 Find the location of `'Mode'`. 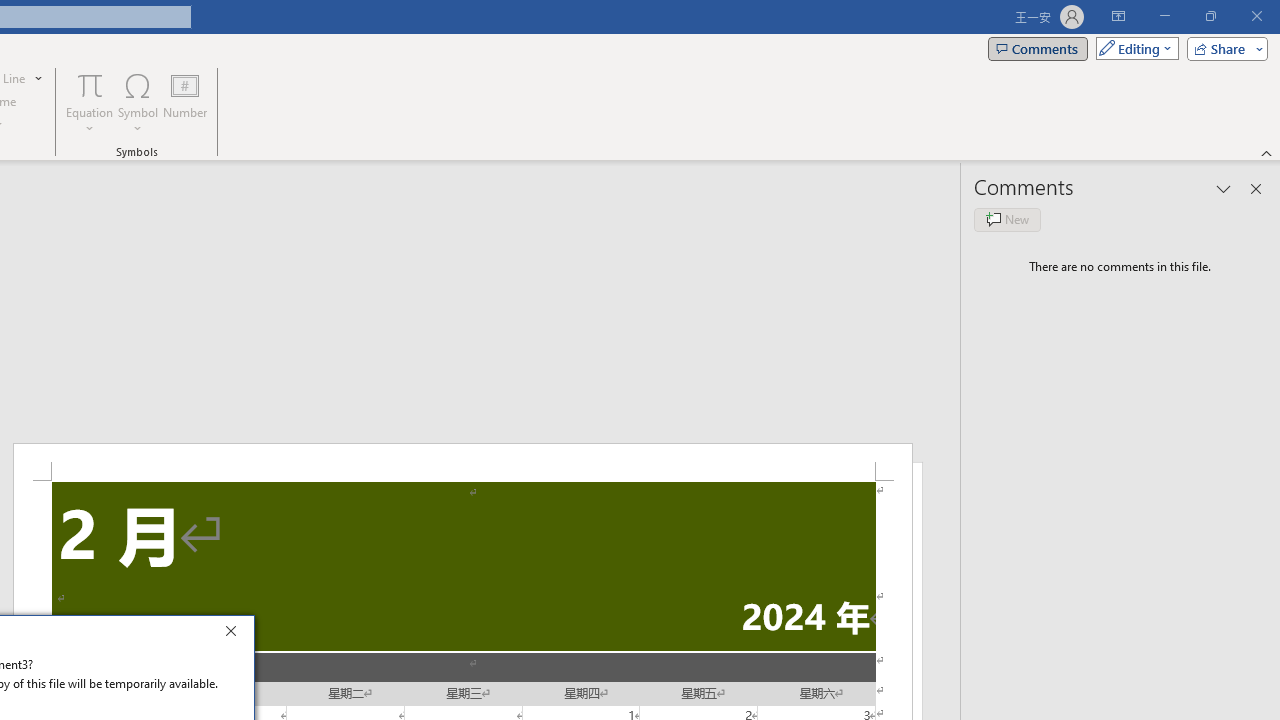

'Mode' is located at coordinates (1133, 47).